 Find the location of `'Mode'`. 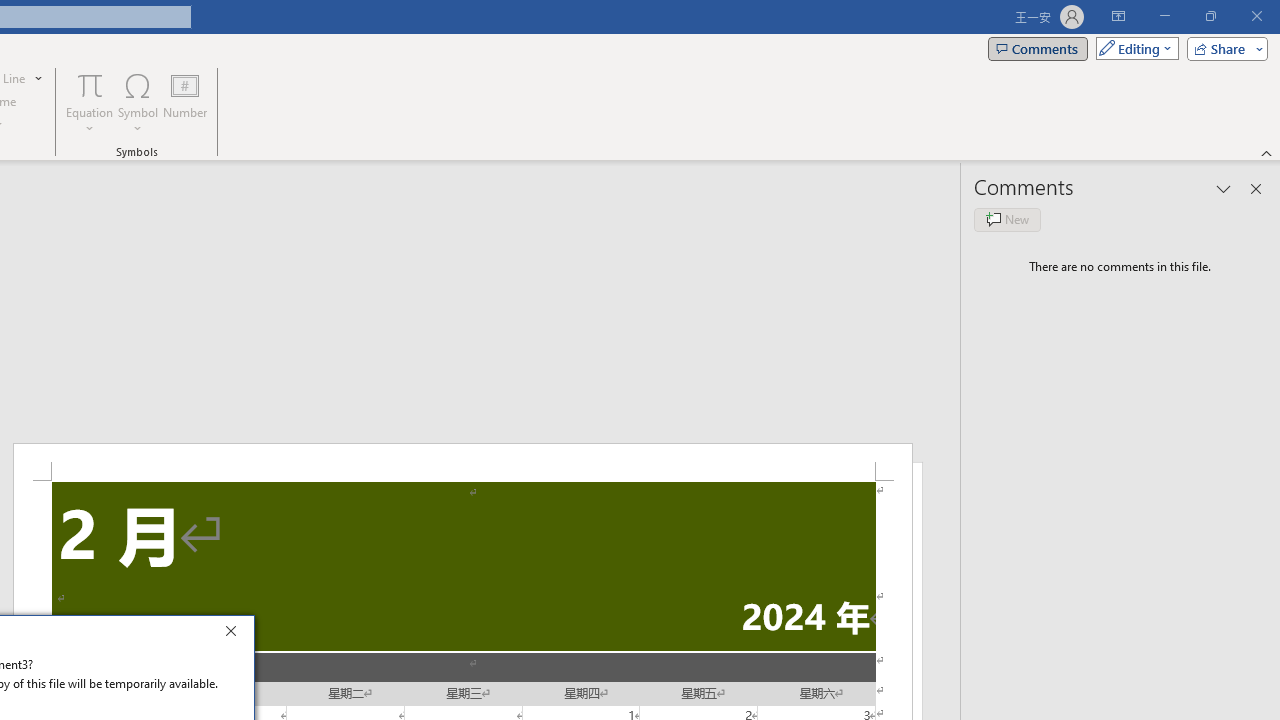

'Mode' is located at coordinates (1133, 47).